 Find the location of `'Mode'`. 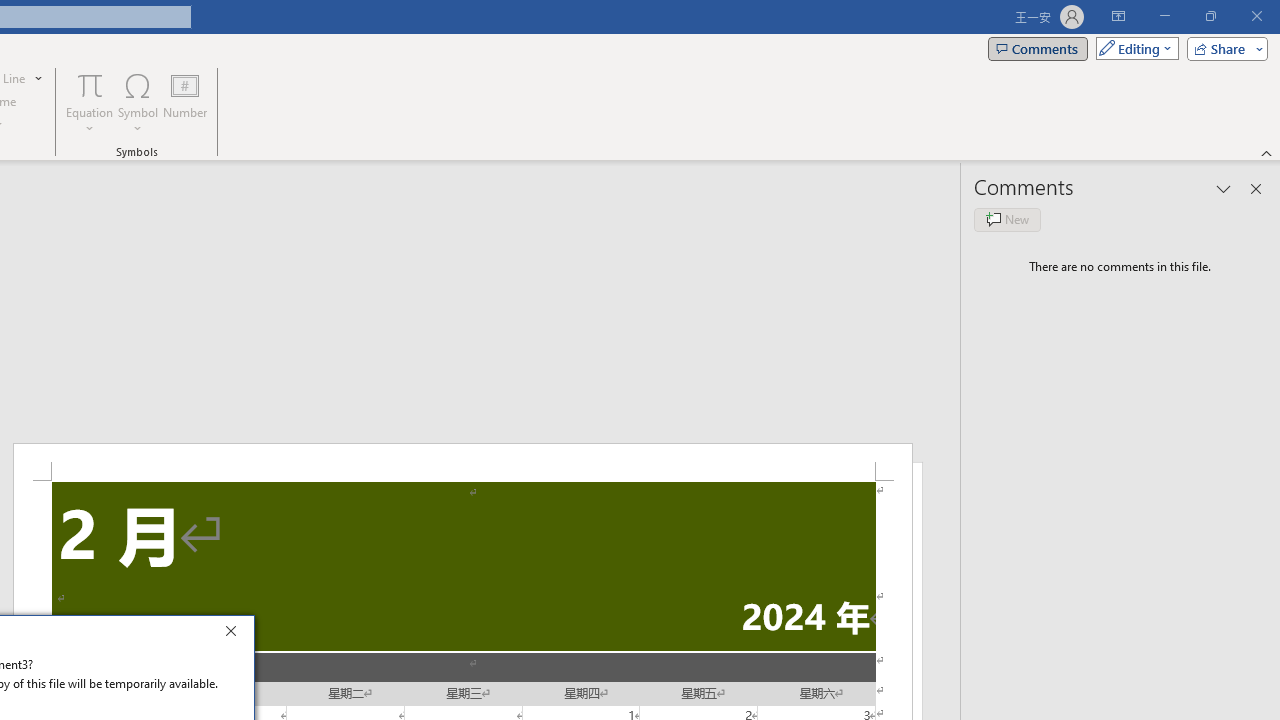

'Mode' is located at coordinates (1133, 47).